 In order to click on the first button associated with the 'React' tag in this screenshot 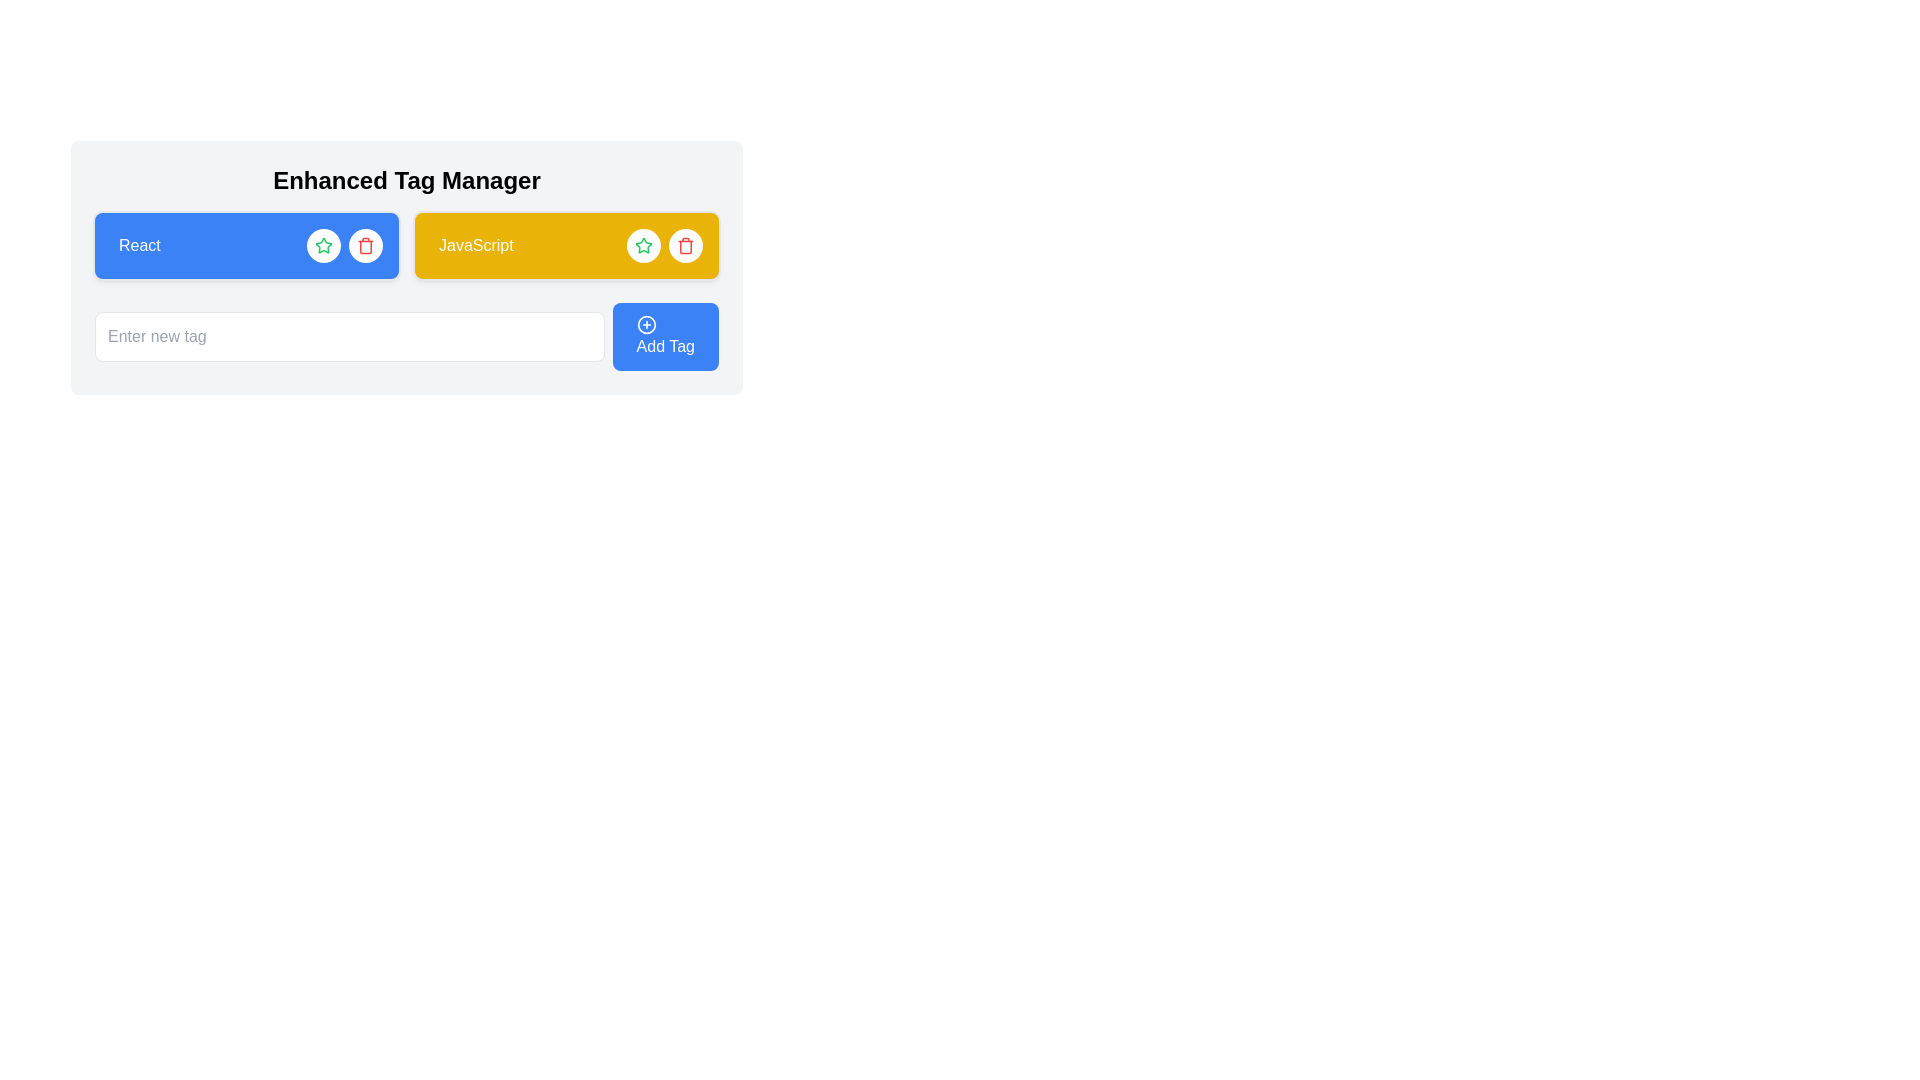, I will do `click(324, 245)`.